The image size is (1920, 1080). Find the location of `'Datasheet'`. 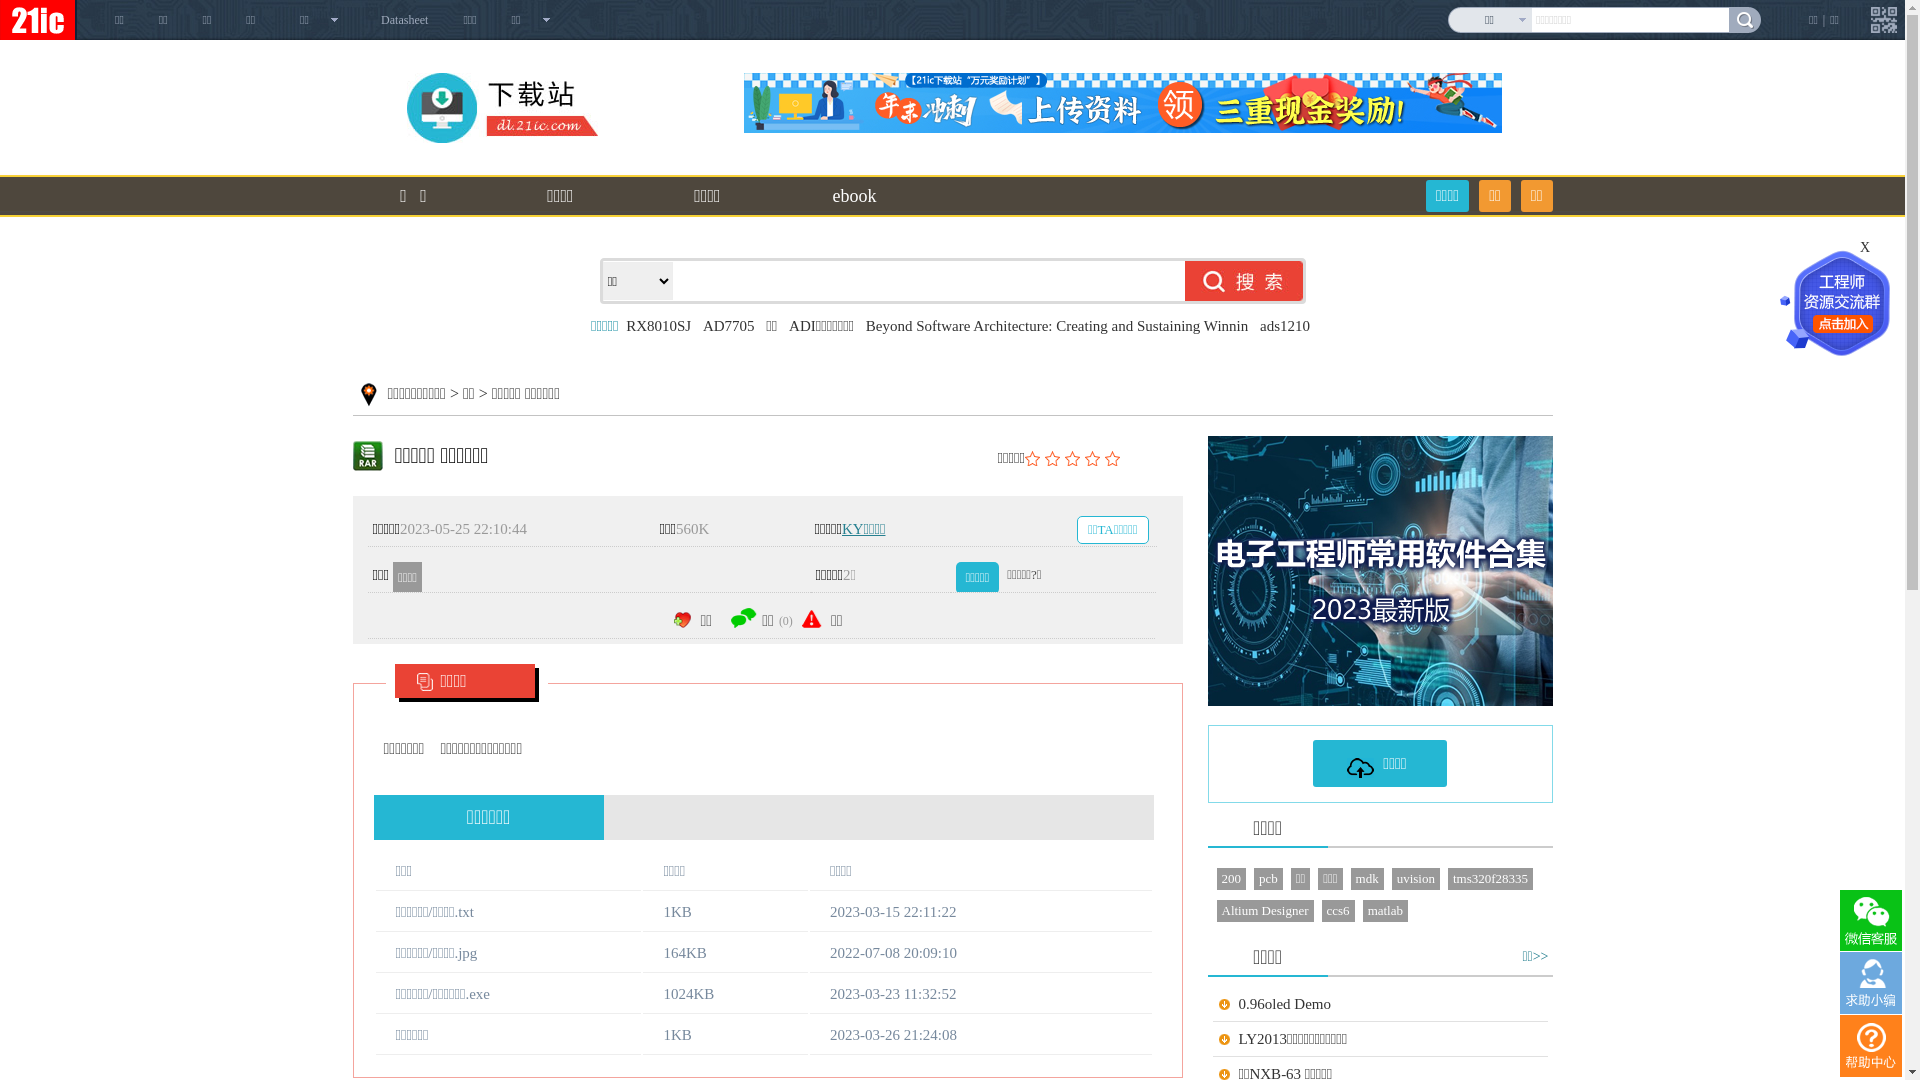

'Datasheet' is located at coordinates (403, 19).